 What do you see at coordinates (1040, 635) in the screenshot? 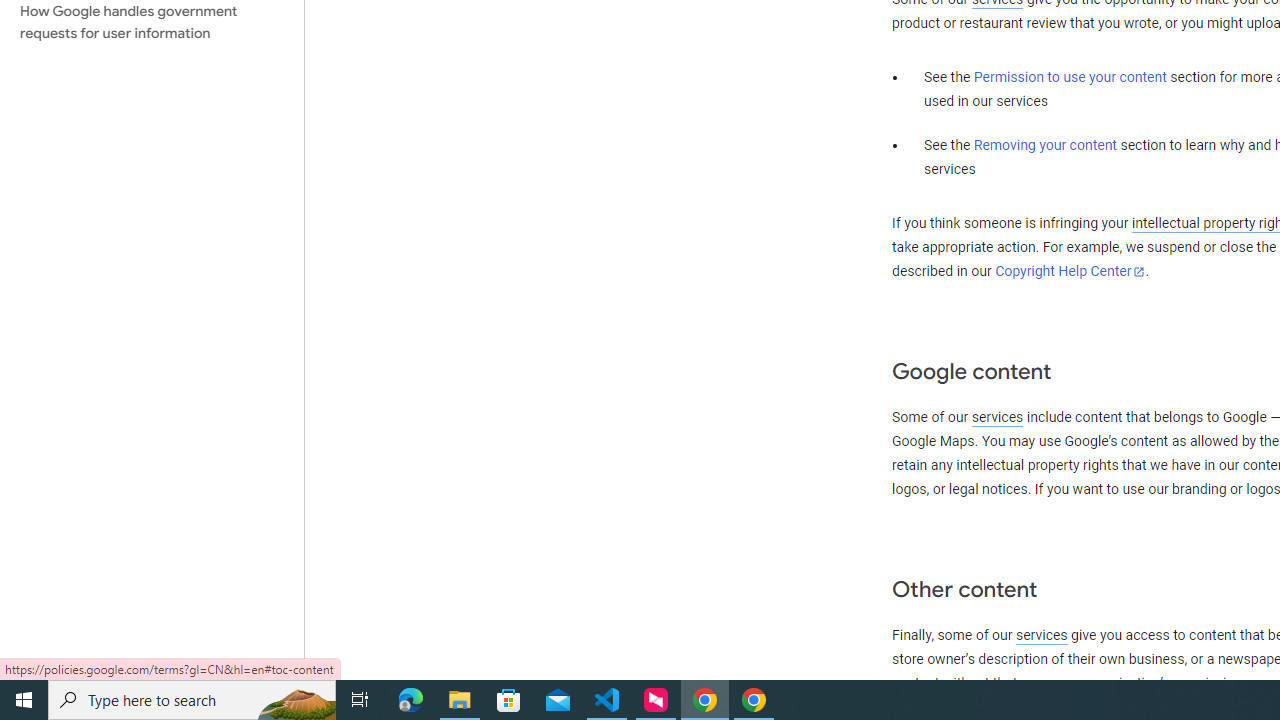
I see `'services'` at bounding box center [1040, 635].